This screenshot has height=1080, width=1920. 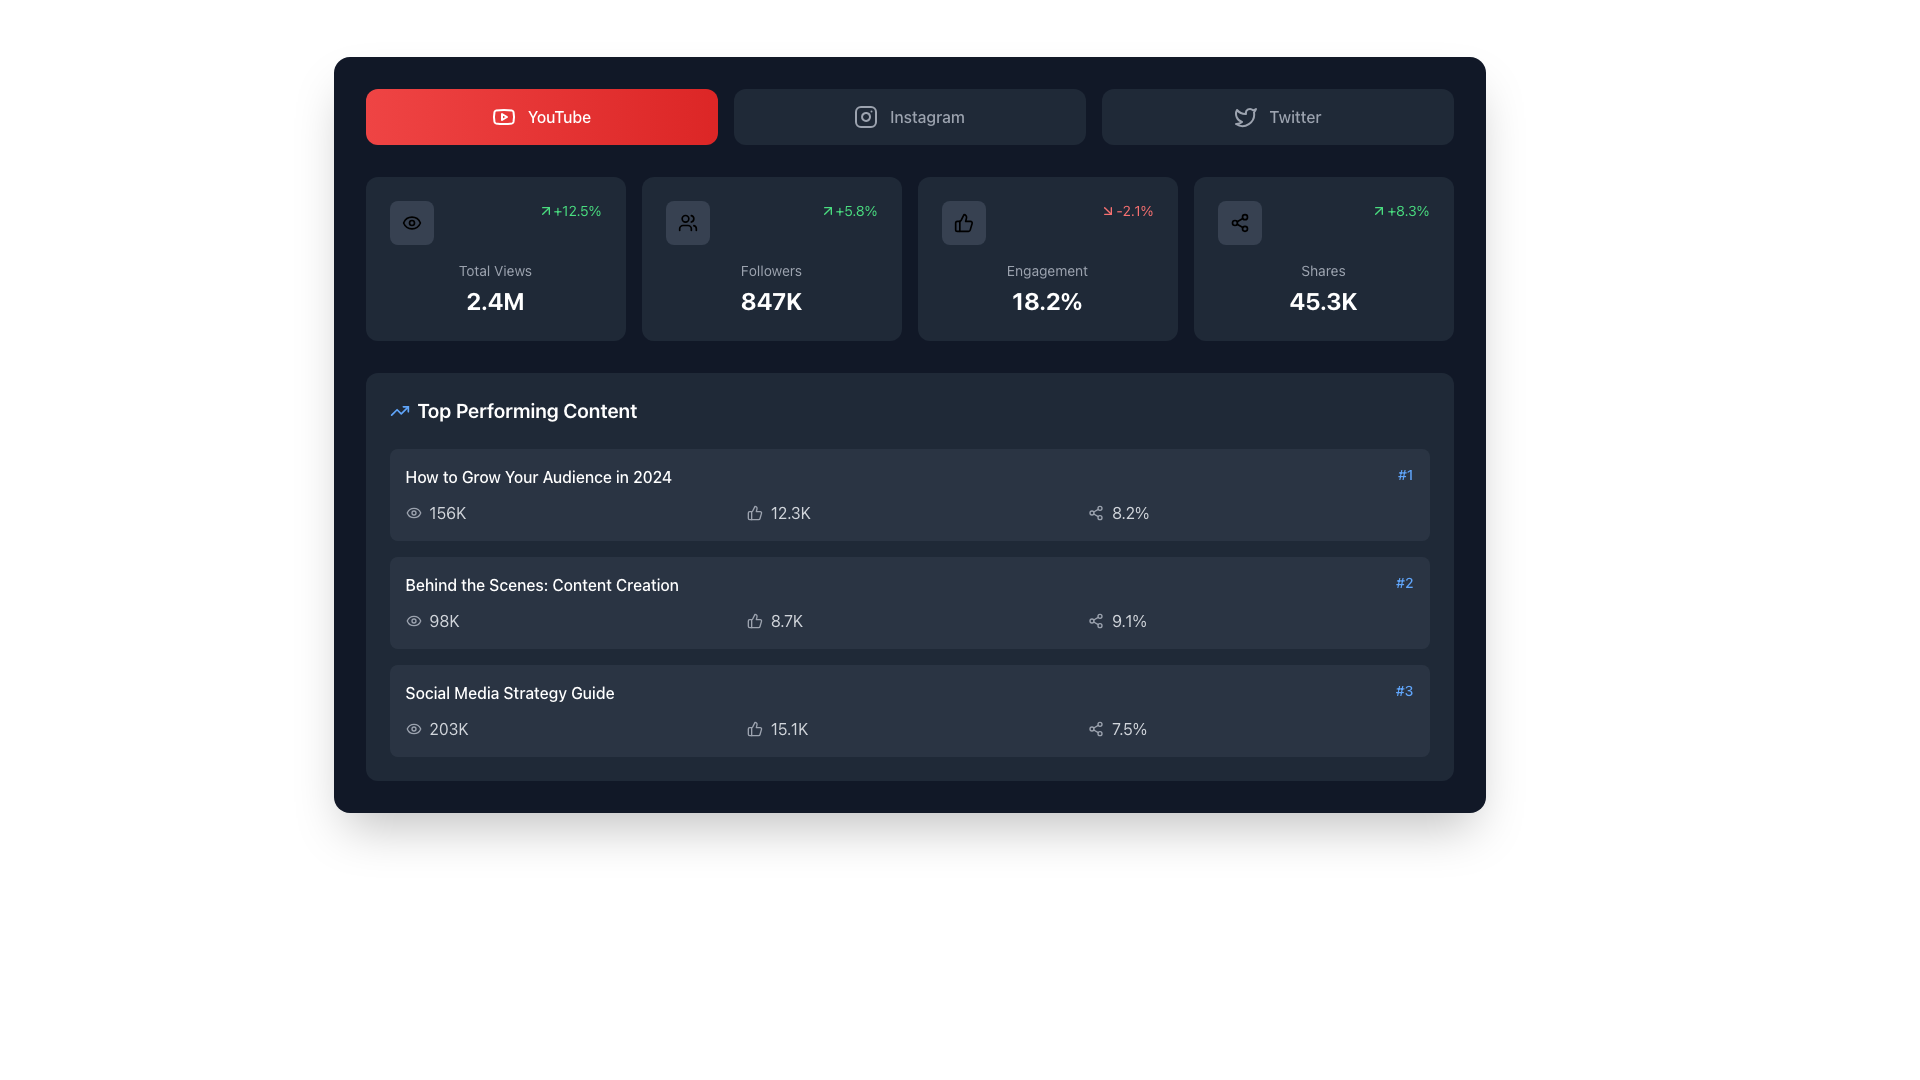 I want to click on the user approval icon located in the 'Top Performing Content' section, specifically next to the content item 'Behind the Scenes: Content Creation' and to the left of the numeric value '8.7K', so click(x=753, y=620).